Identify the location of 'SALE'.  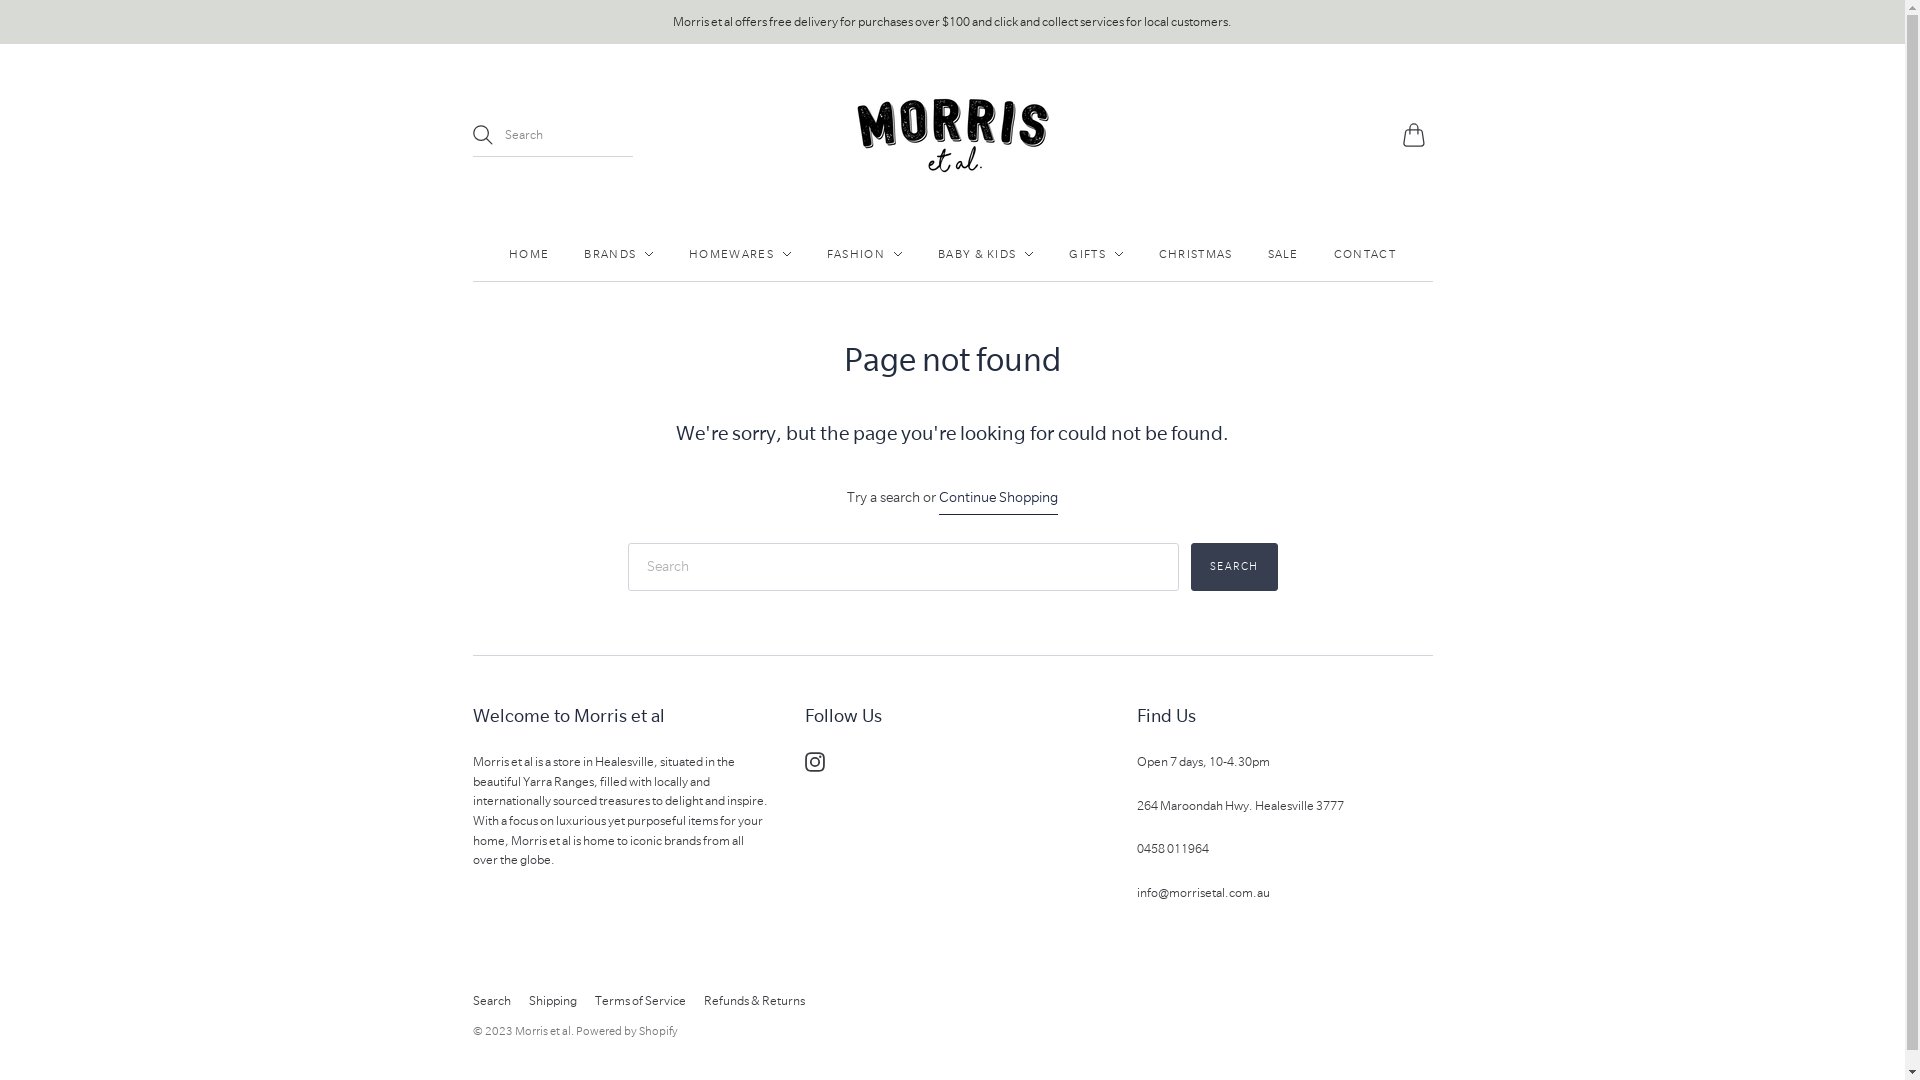
(1283, 253).